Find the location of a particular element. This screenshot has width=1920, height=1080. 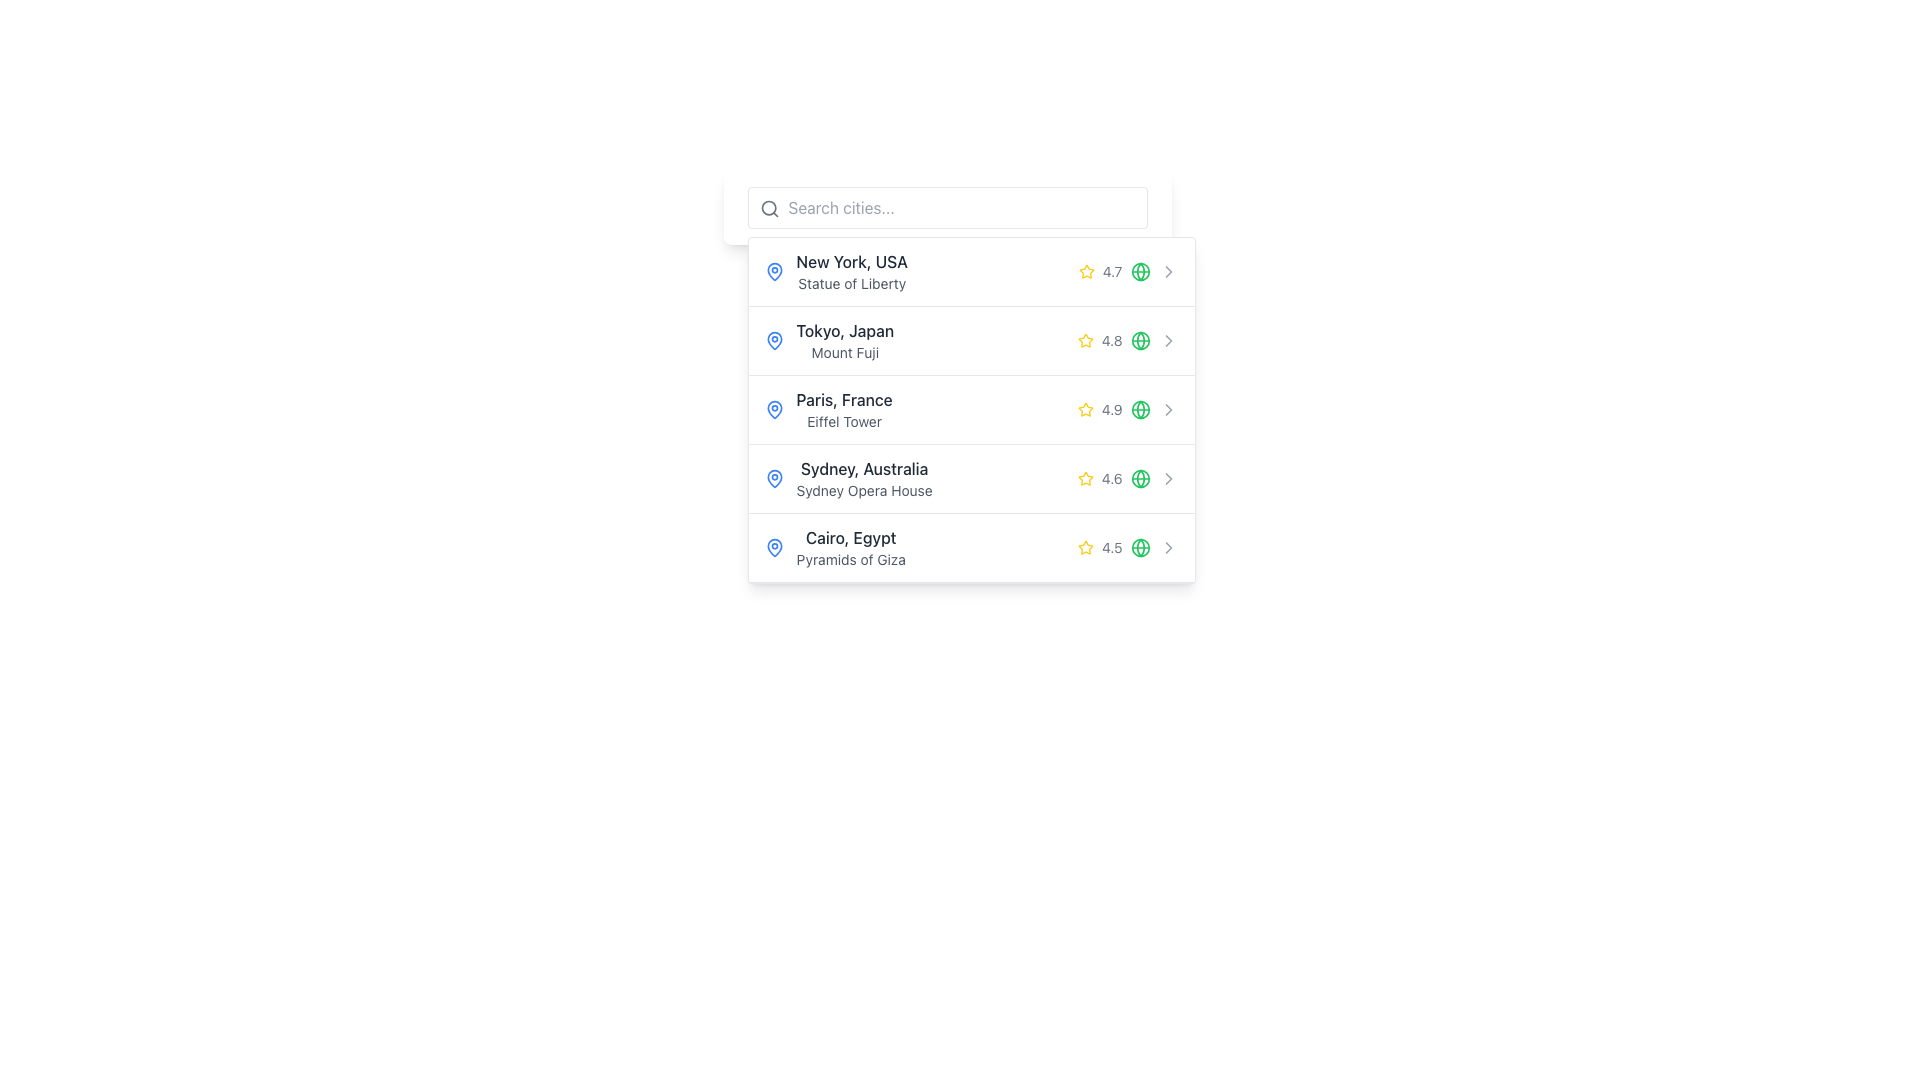

the right-facing chevron icon styled in gray at the far right end of the row associated with 'Cairo, Egypt' and 'Pyramids of Giza' is located at coordinates (1168, 547).